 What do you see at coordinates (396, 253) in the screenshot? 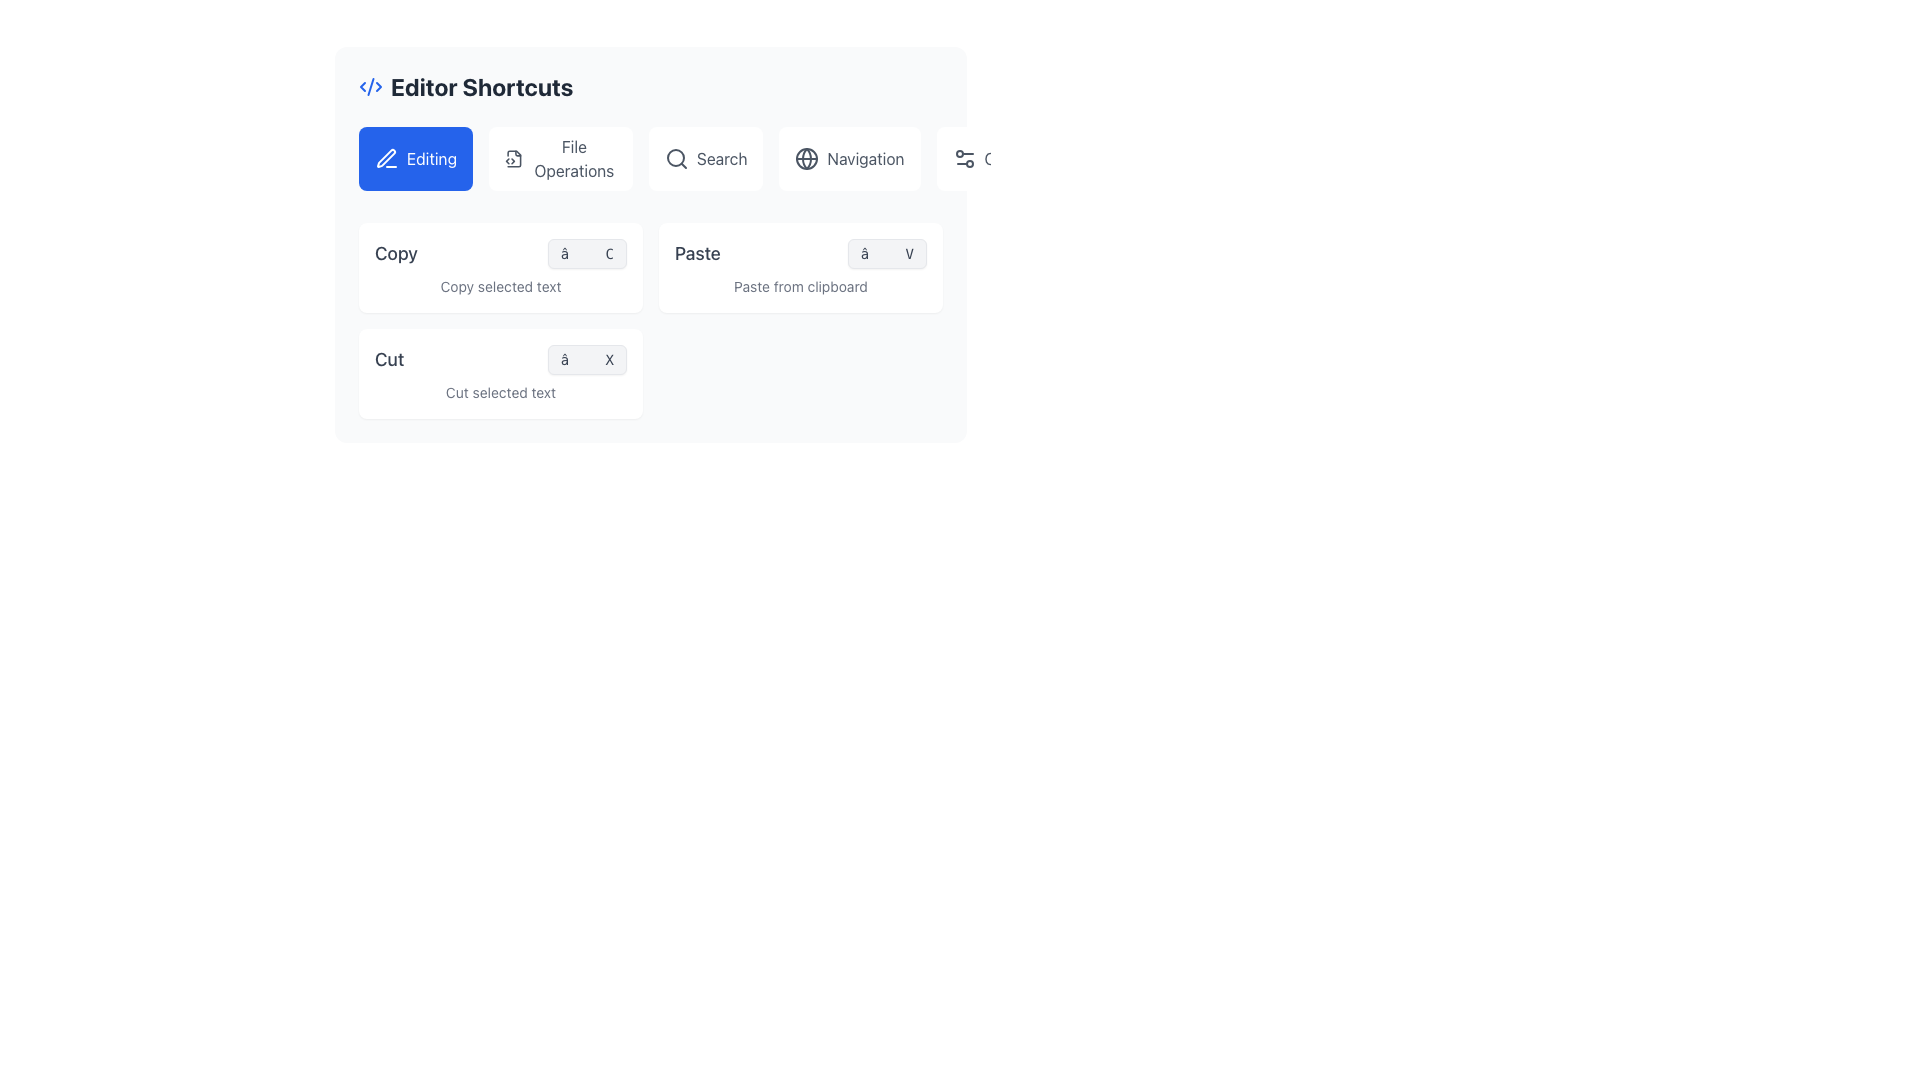
I see `the 'Copy' text label, which is bold and medium-sized, located within the 'Editor Shortcuts' block, positioned near the shortcut symbol '⌘ C'` at bounding box center [396, 253].